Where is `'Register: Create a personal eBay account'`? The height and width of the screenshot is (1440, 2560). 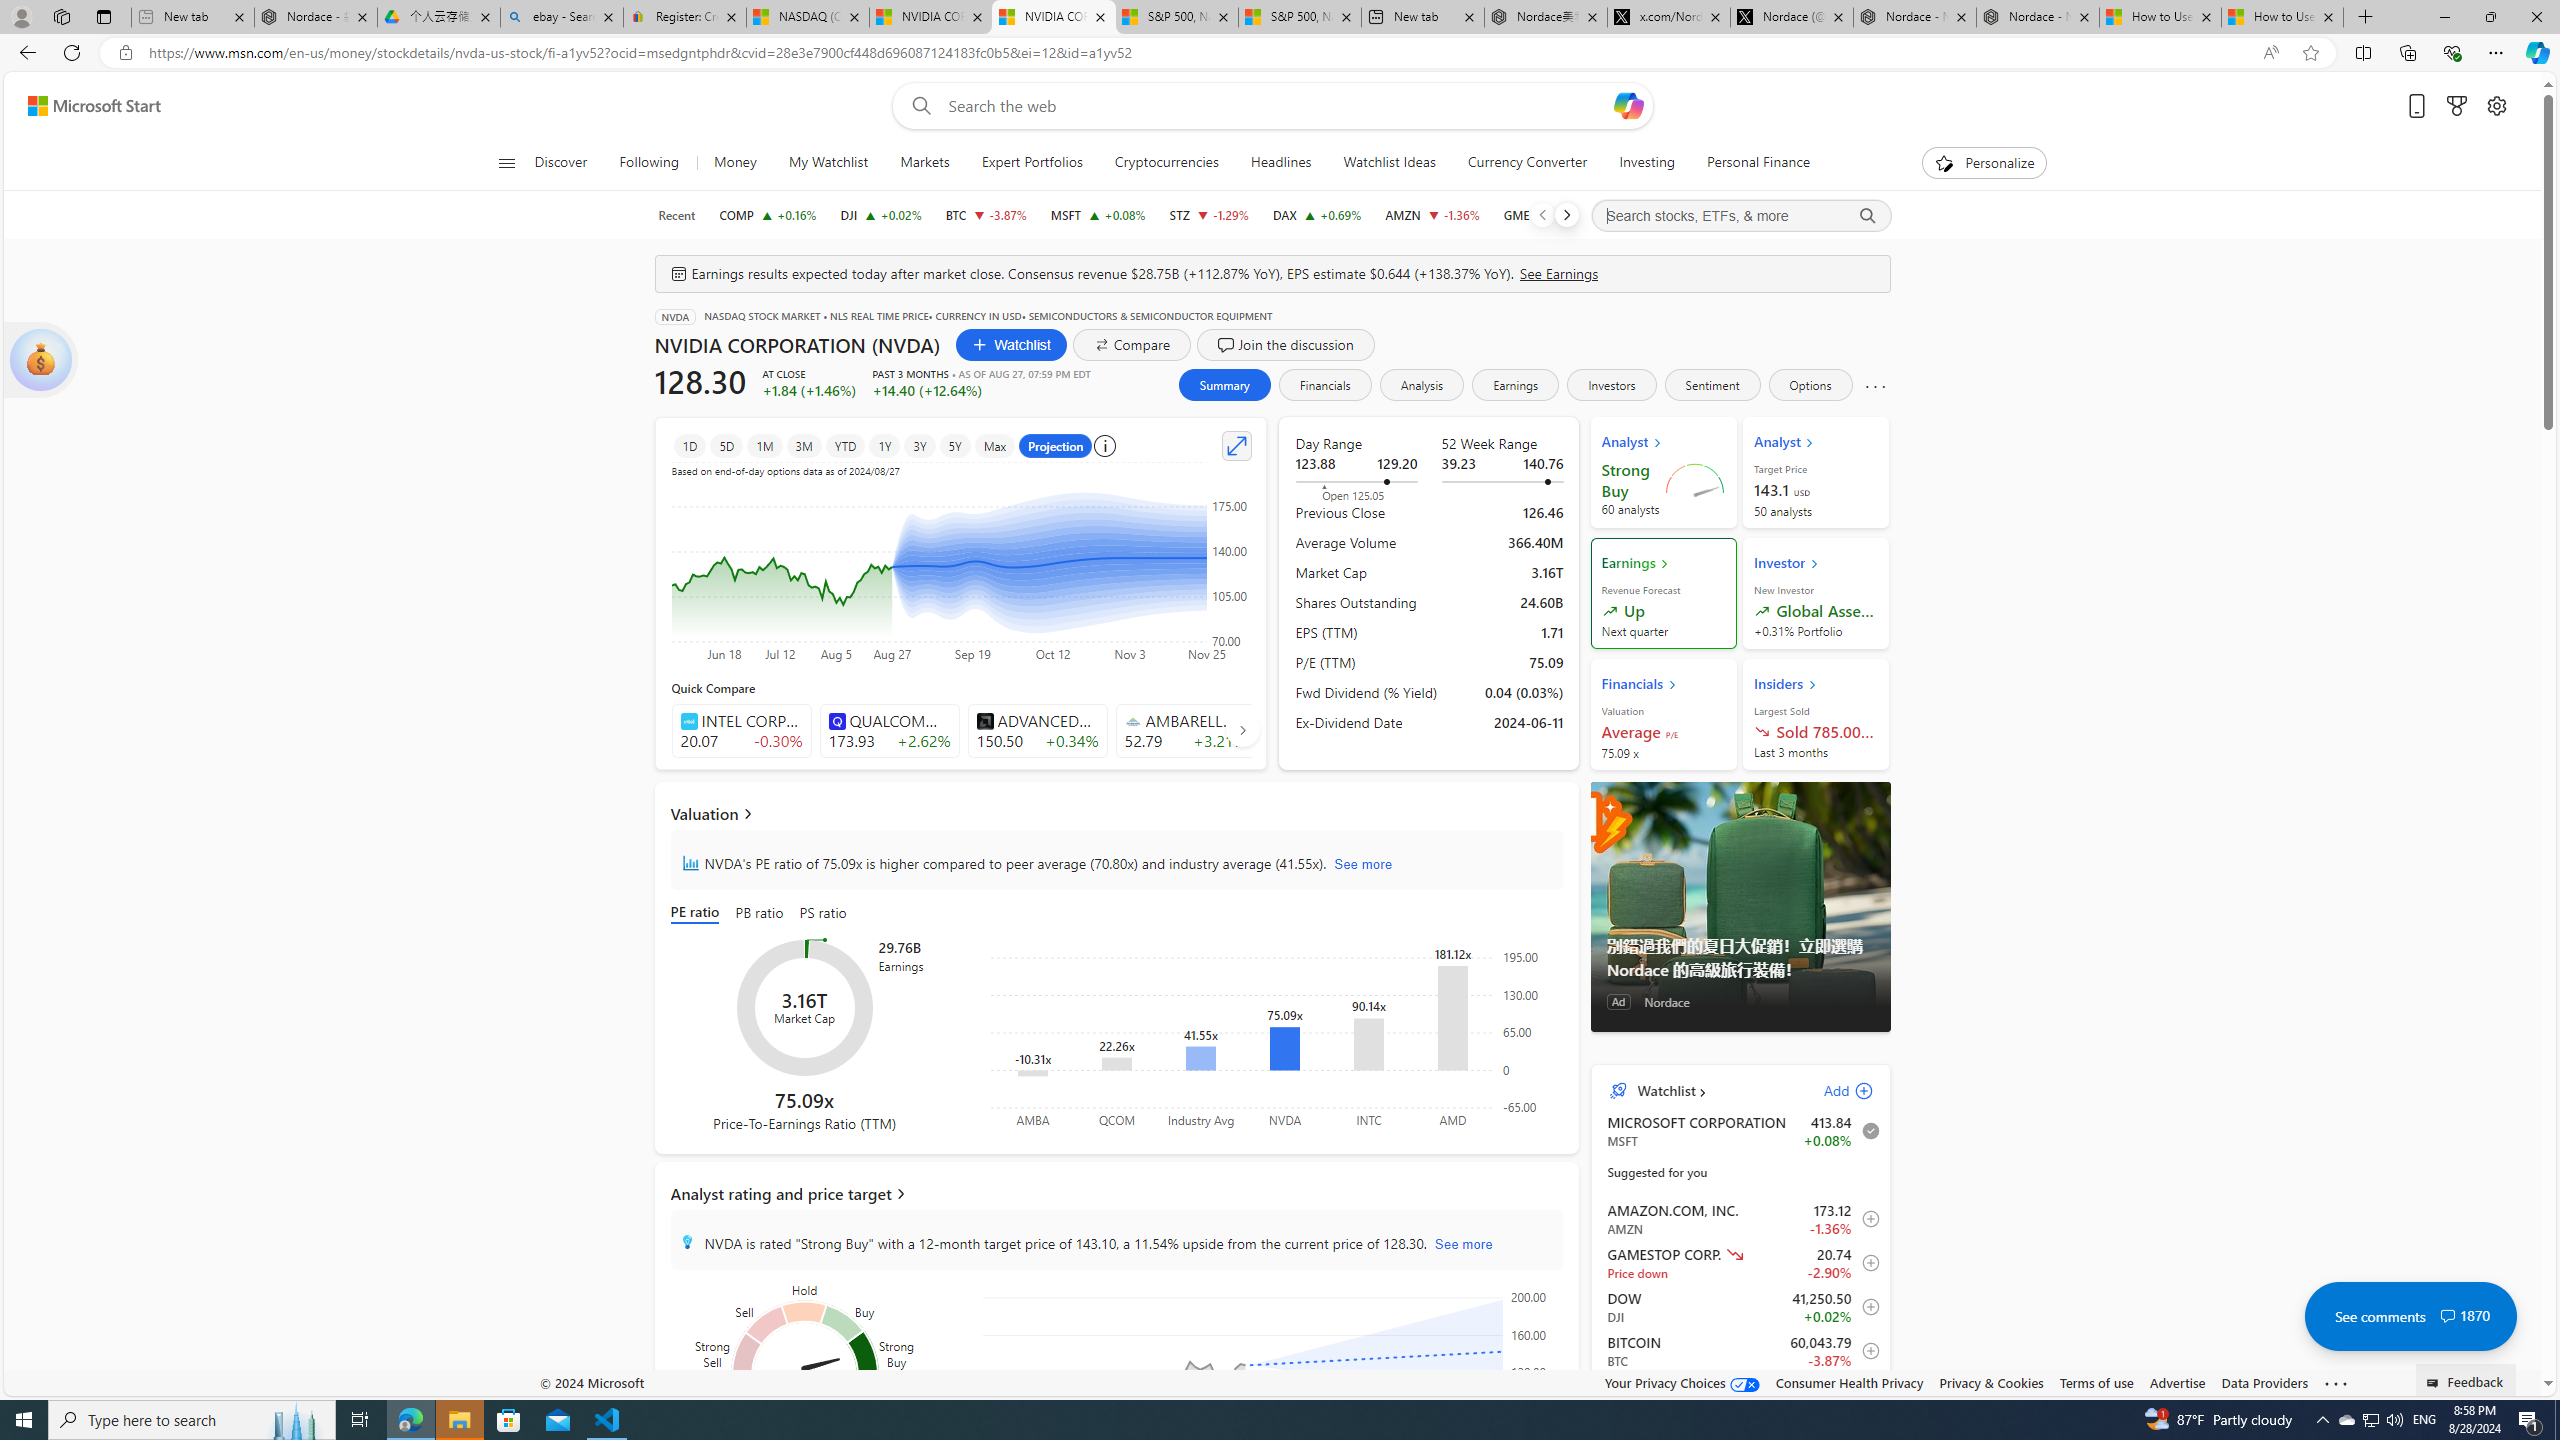
'Register: Create a personal eBay account' is located at coordinates (684, 16).